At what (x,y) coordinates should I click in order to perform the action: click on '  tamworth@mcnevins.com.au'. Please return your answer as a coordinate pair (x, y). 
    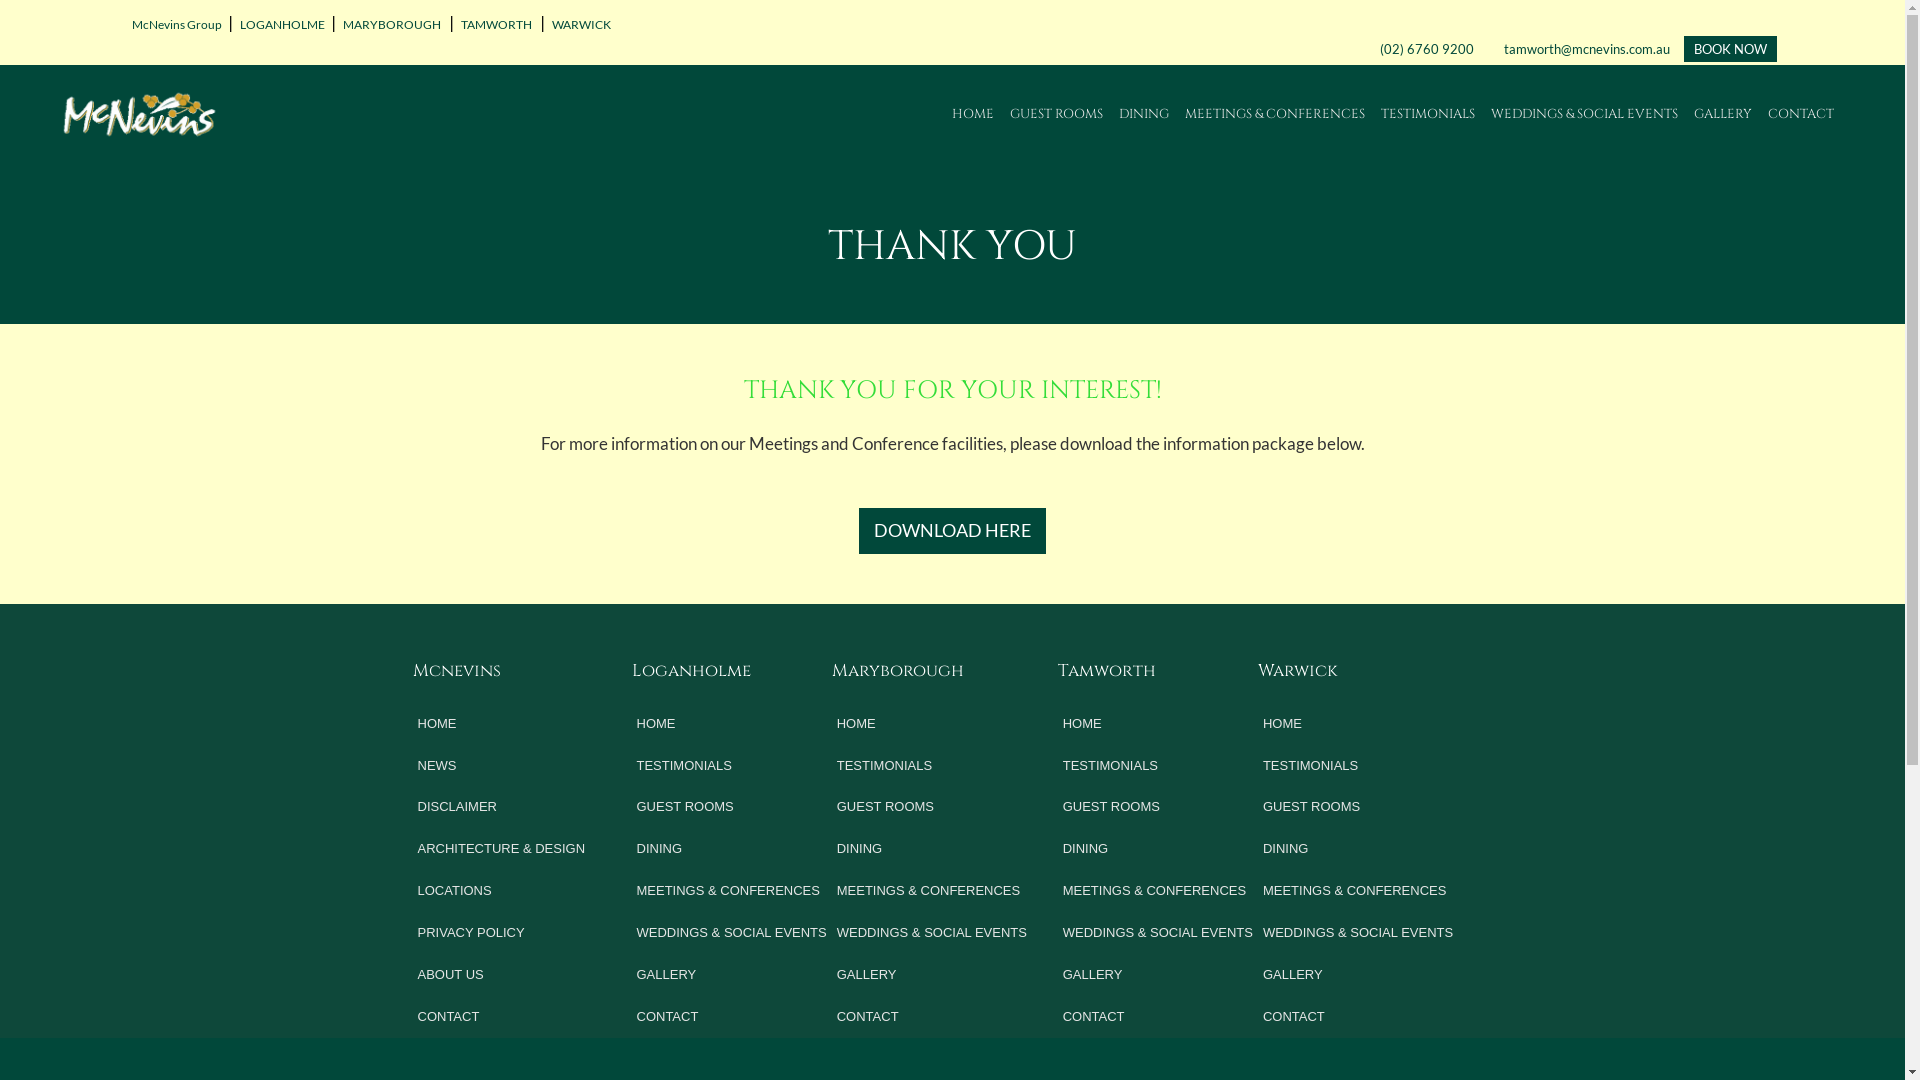
    Looking at the image, I should click on (1497, 48).